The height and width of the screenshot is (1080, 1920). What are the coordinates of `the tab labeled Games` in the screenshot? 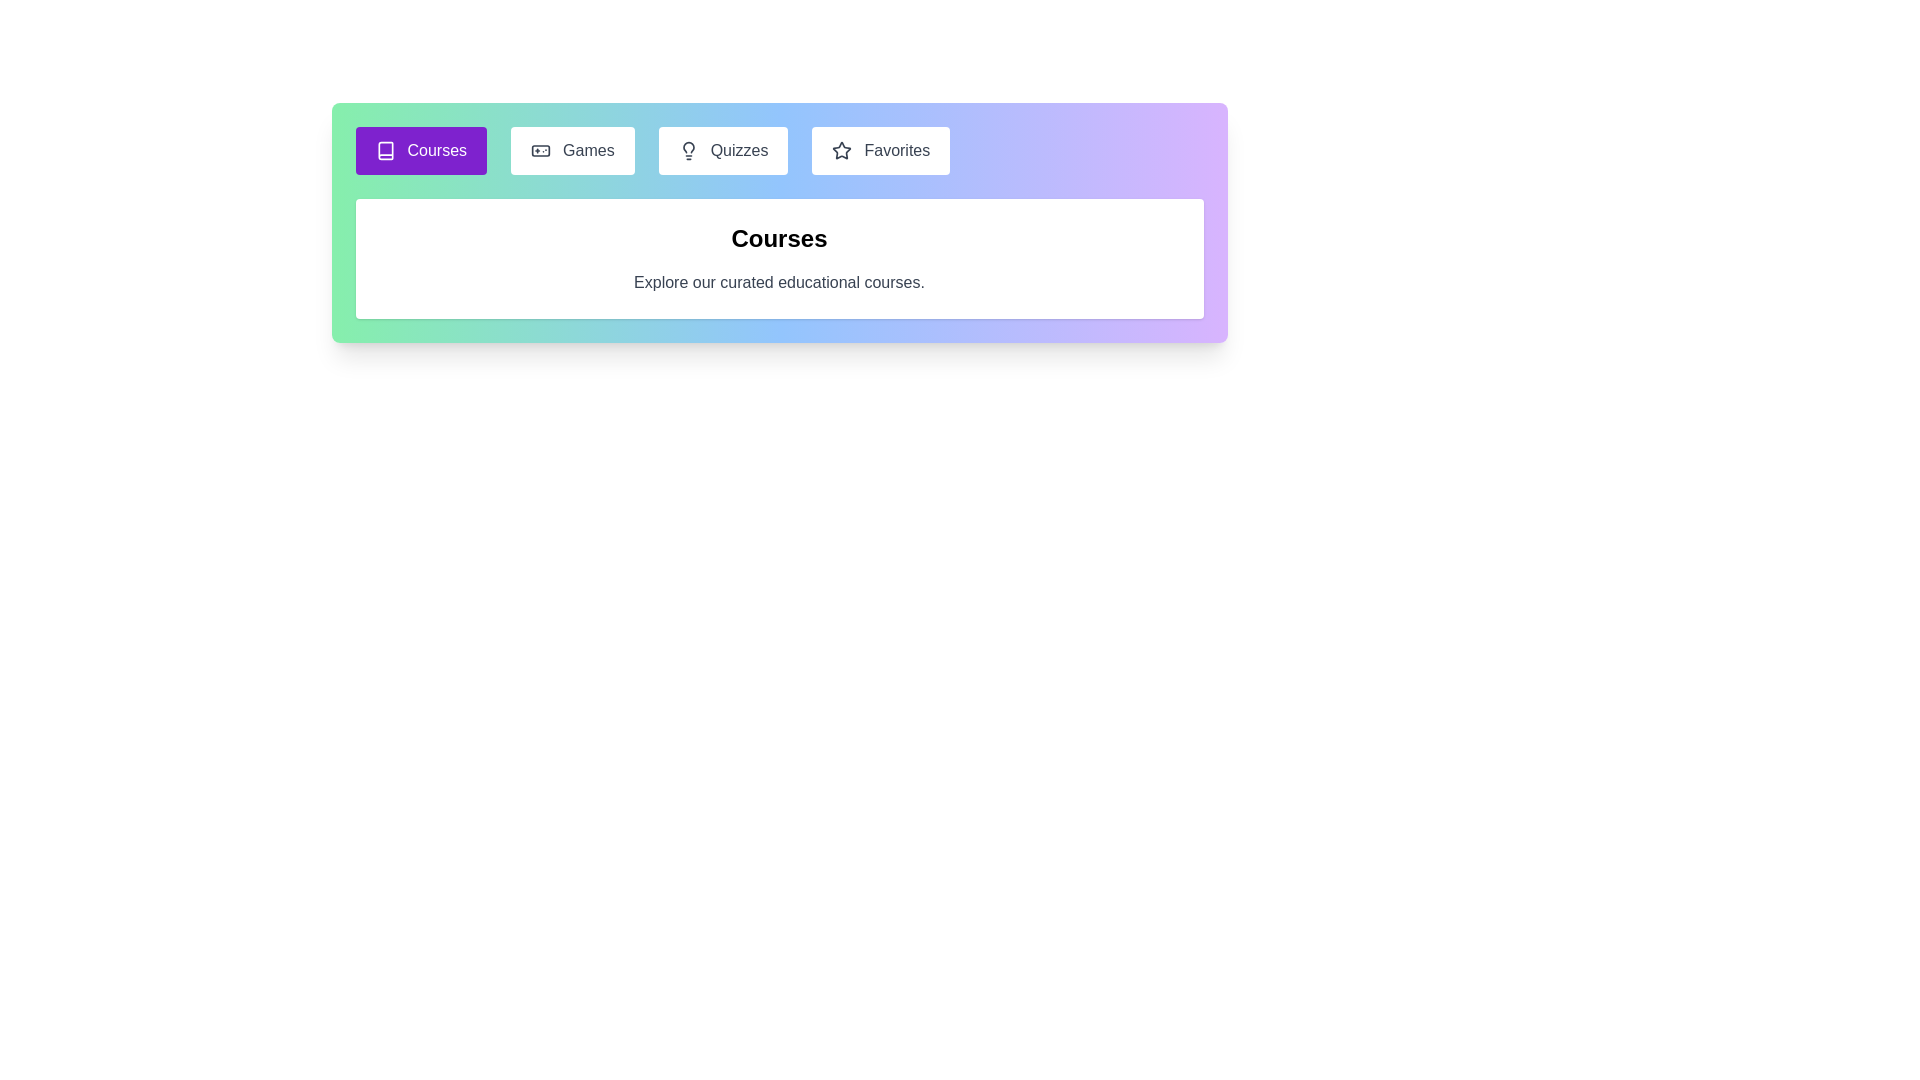 It's located at (570, 149).